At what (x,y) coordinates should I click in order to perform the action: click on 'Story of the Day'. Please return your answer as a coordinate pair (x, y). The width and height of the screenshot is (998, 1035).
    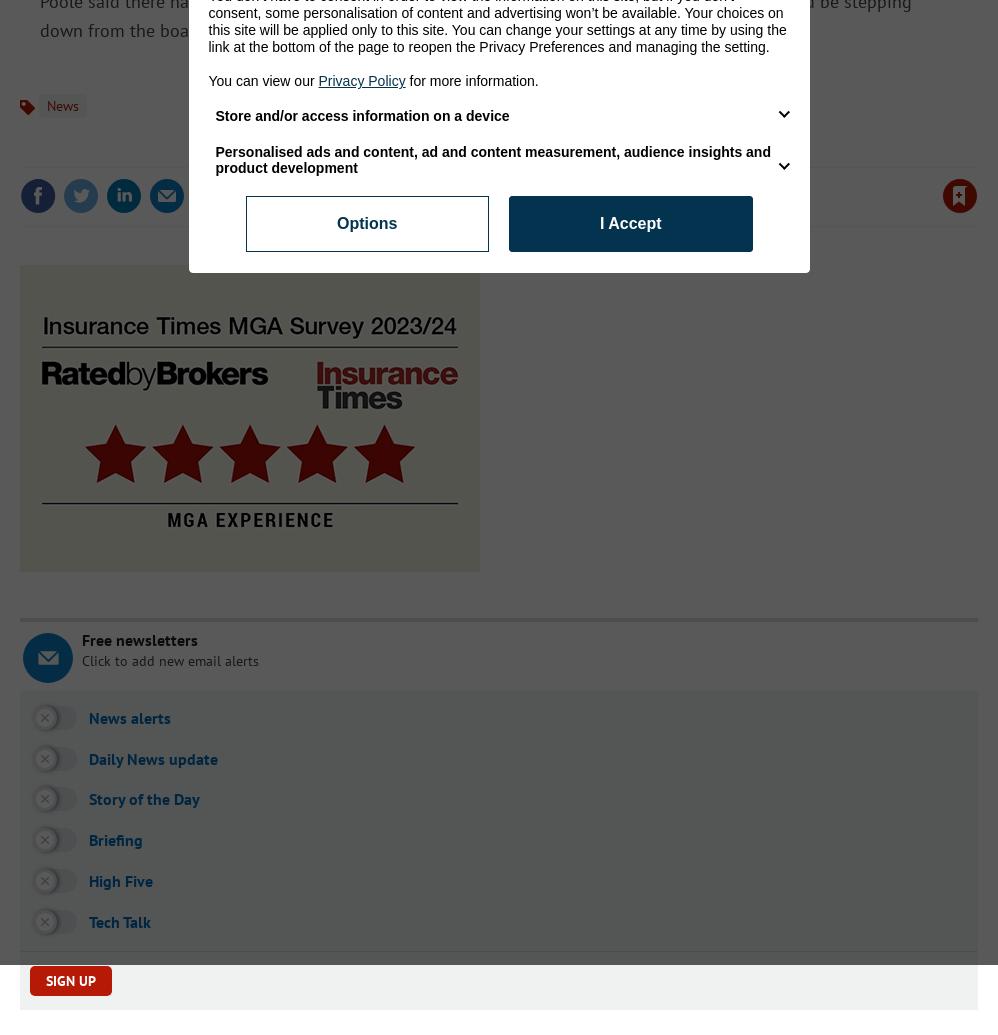
    Looking at the image, I should click on (144, 798).